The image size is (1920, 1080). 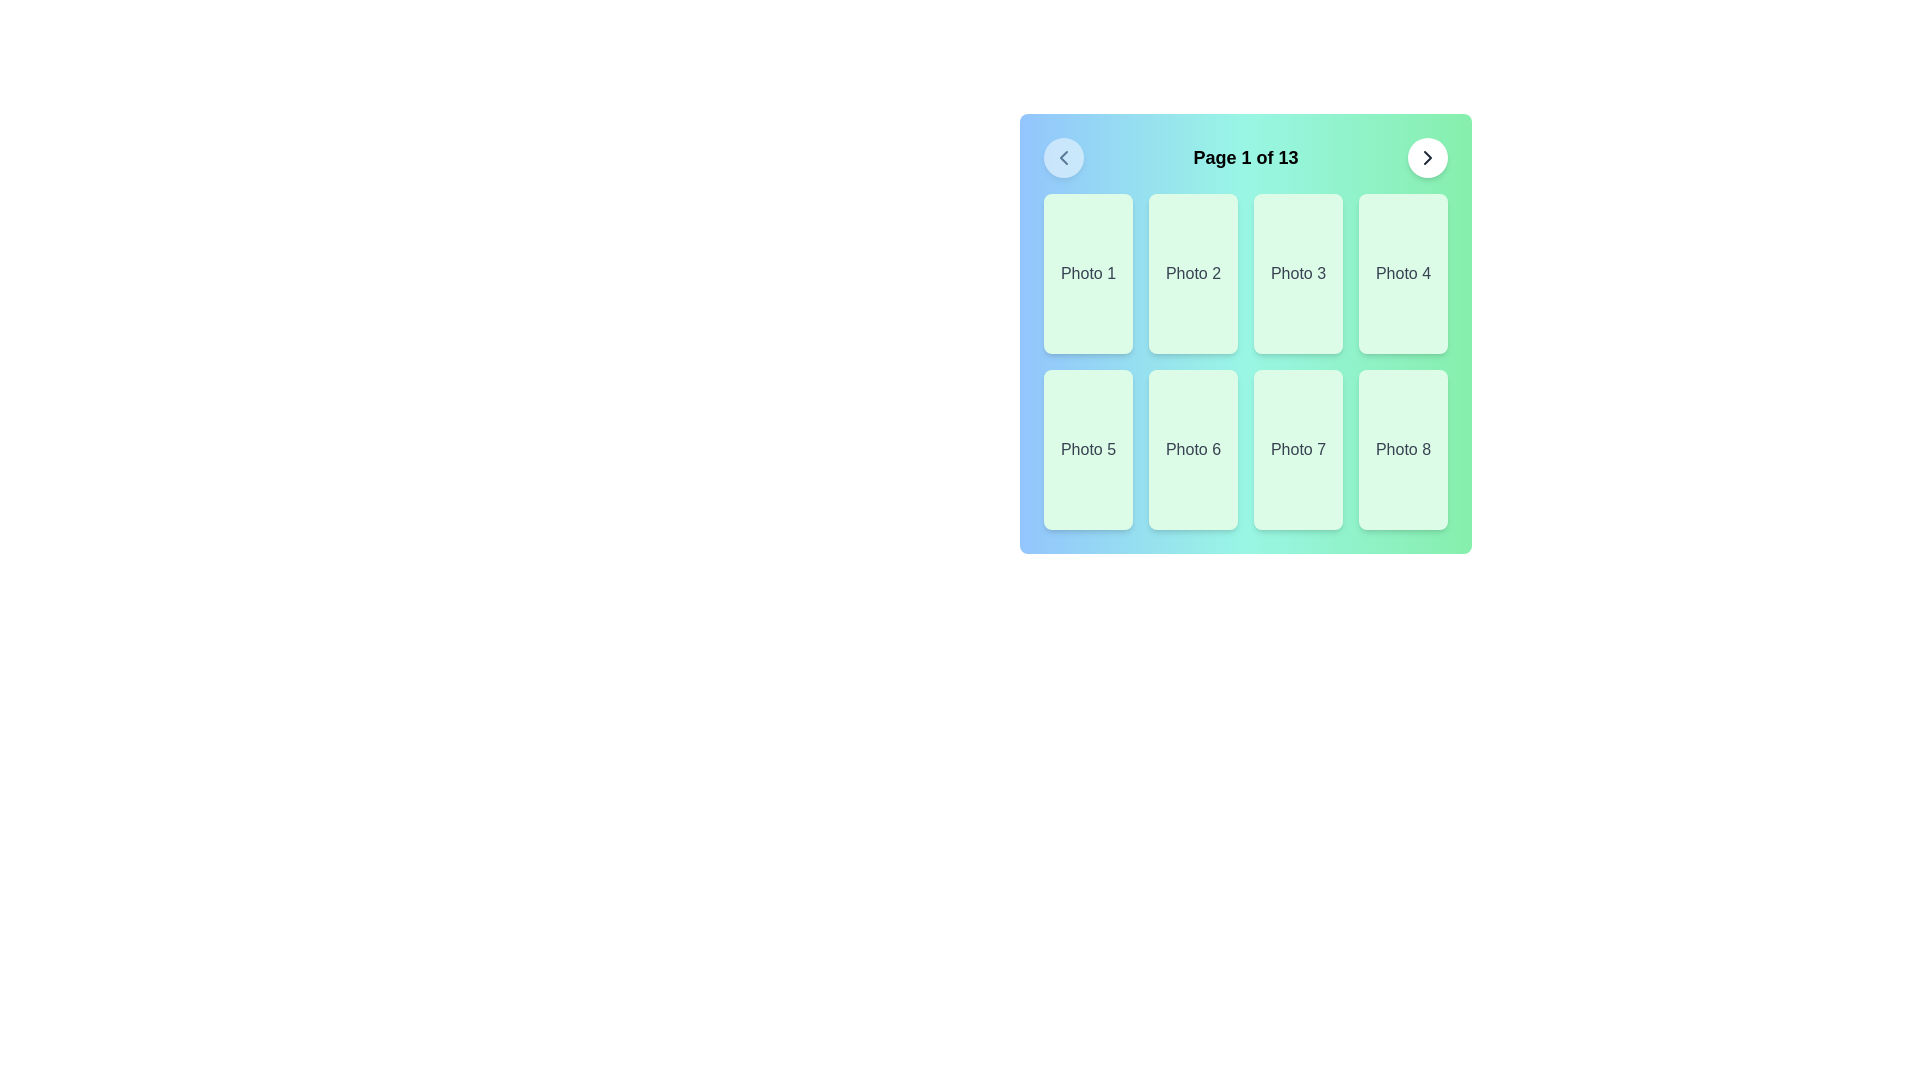 I want to click on the Rectangular card representing 'Photo 6' located in the second row and second column of a 4x2 grid layout, so click(x=1193, y=450).